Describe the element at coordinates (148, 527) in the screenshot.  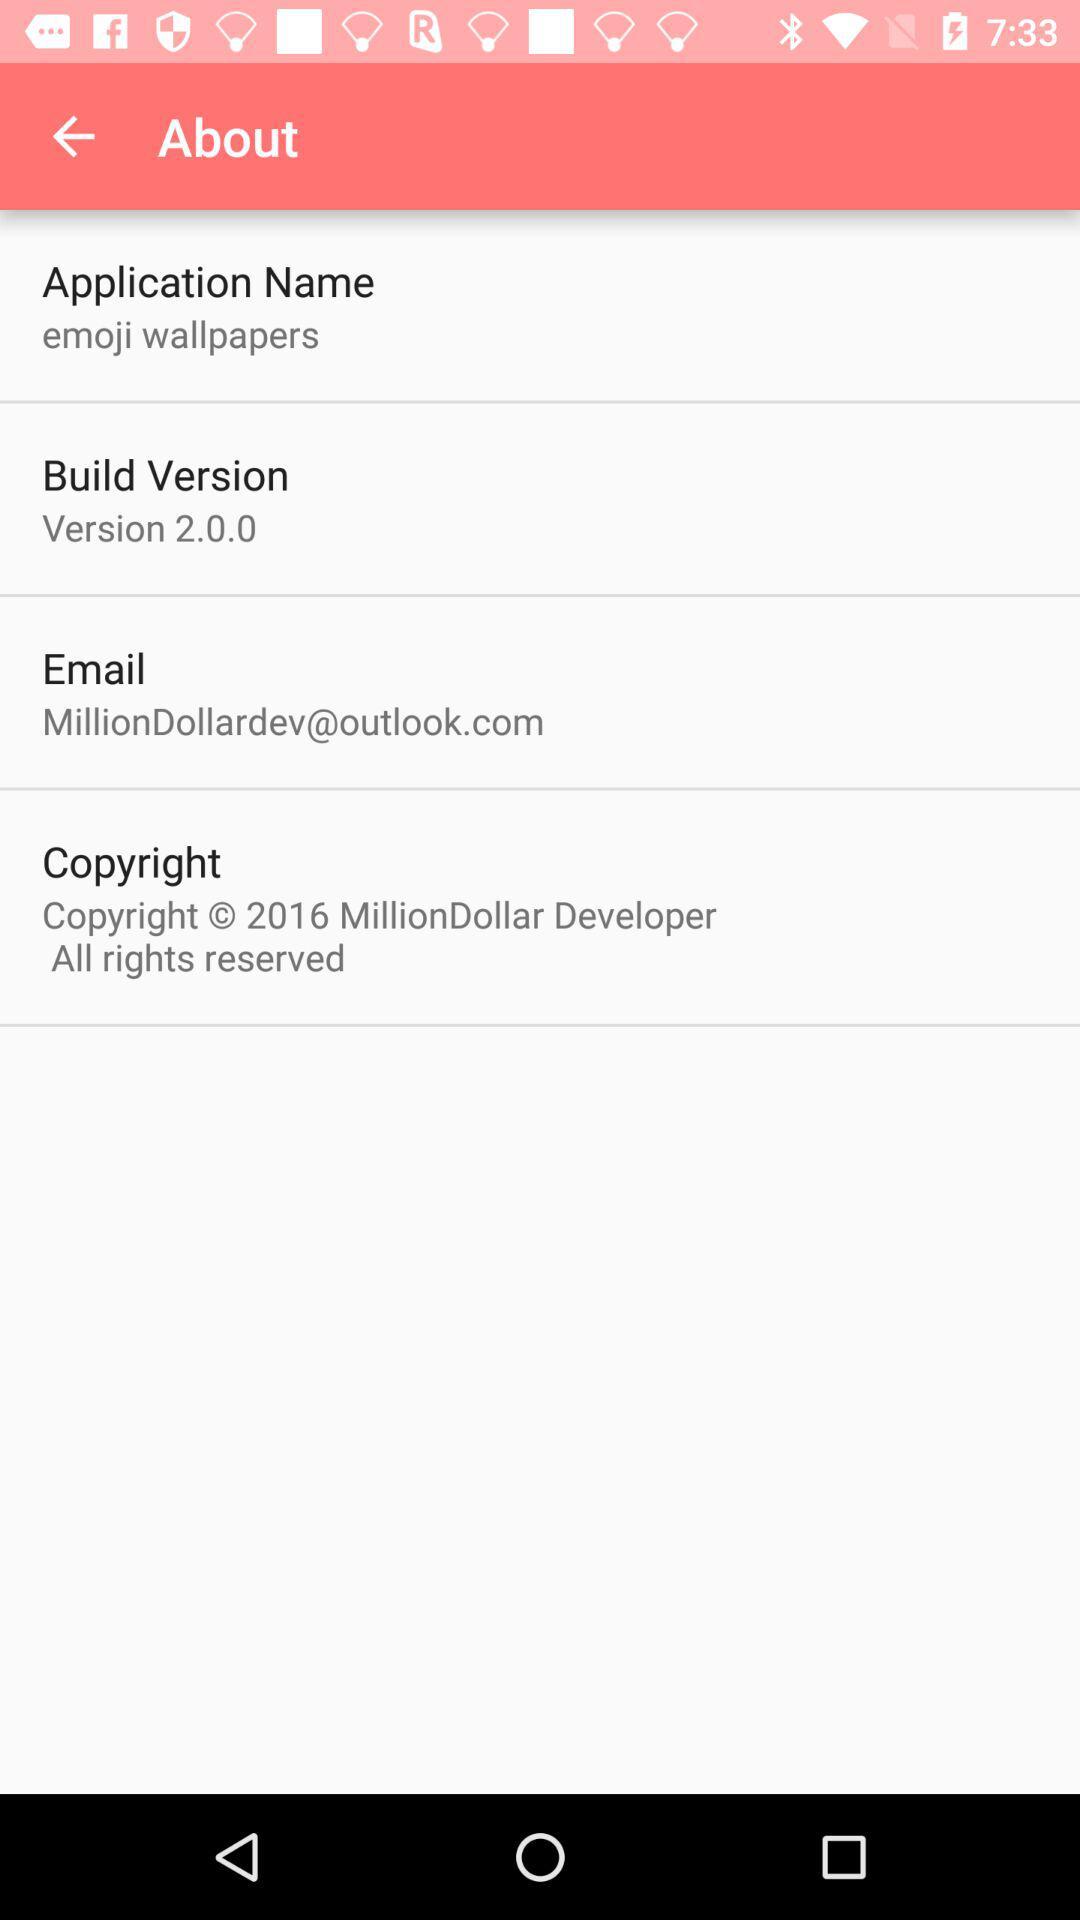
I see `the icon below the build version icon` at that location.